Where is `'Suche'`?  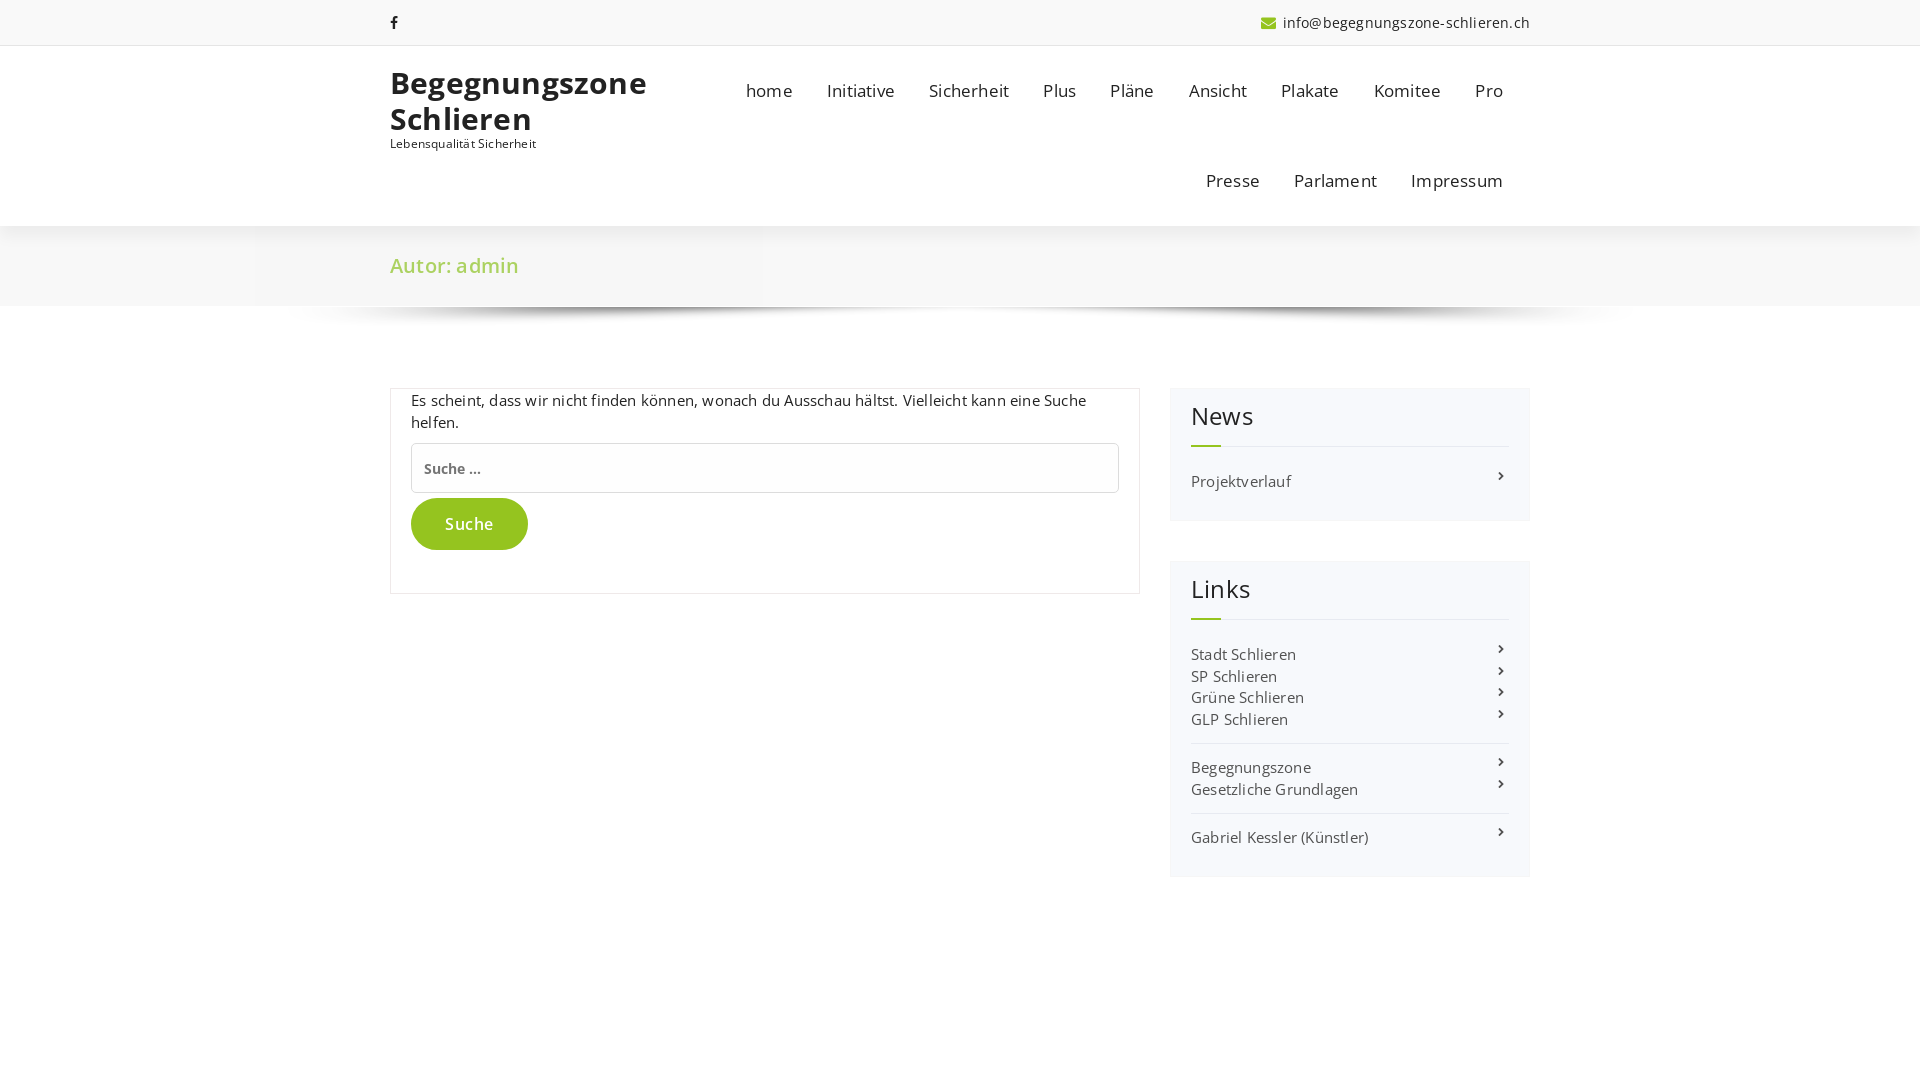 'Suche' is located at coordinates (468, 523).